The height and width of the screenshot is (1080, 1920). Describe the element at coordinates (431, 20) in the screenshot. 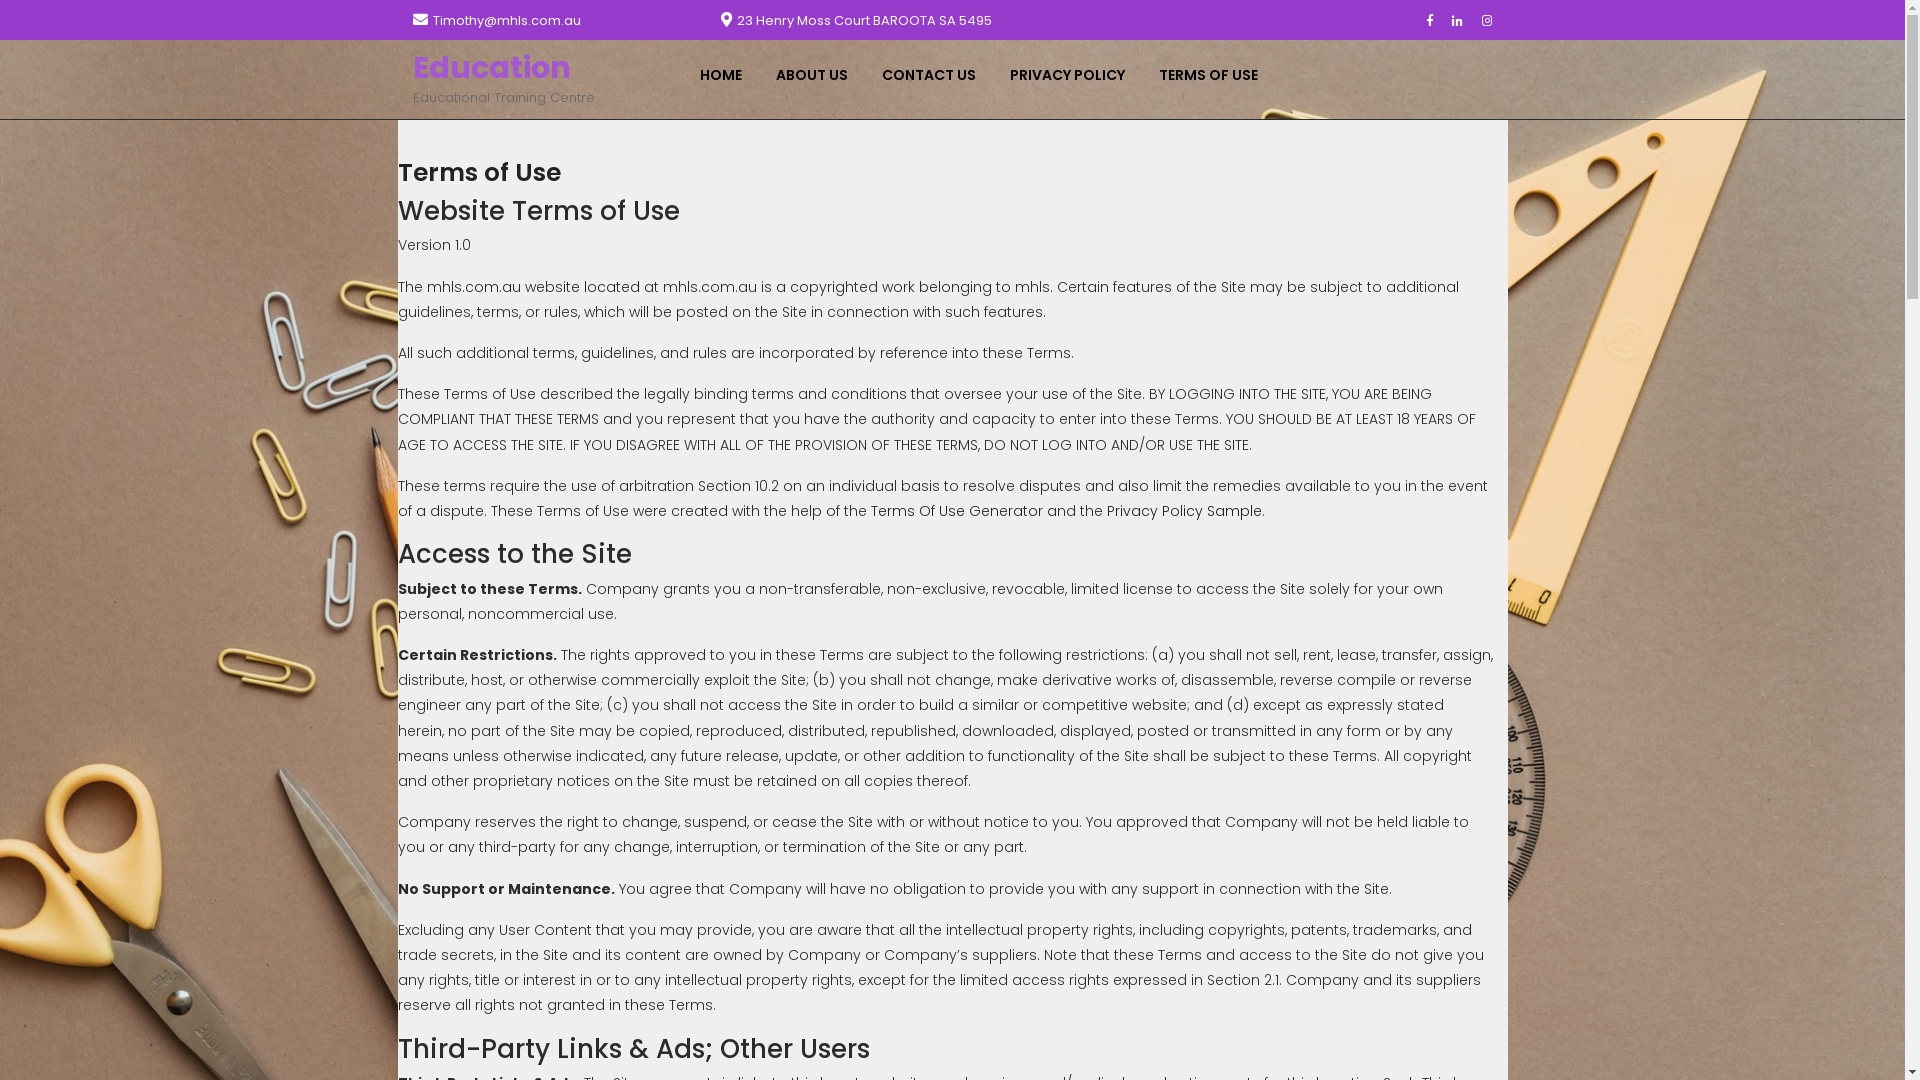

I see `'Timothy@mhls.com.au'` at that location.